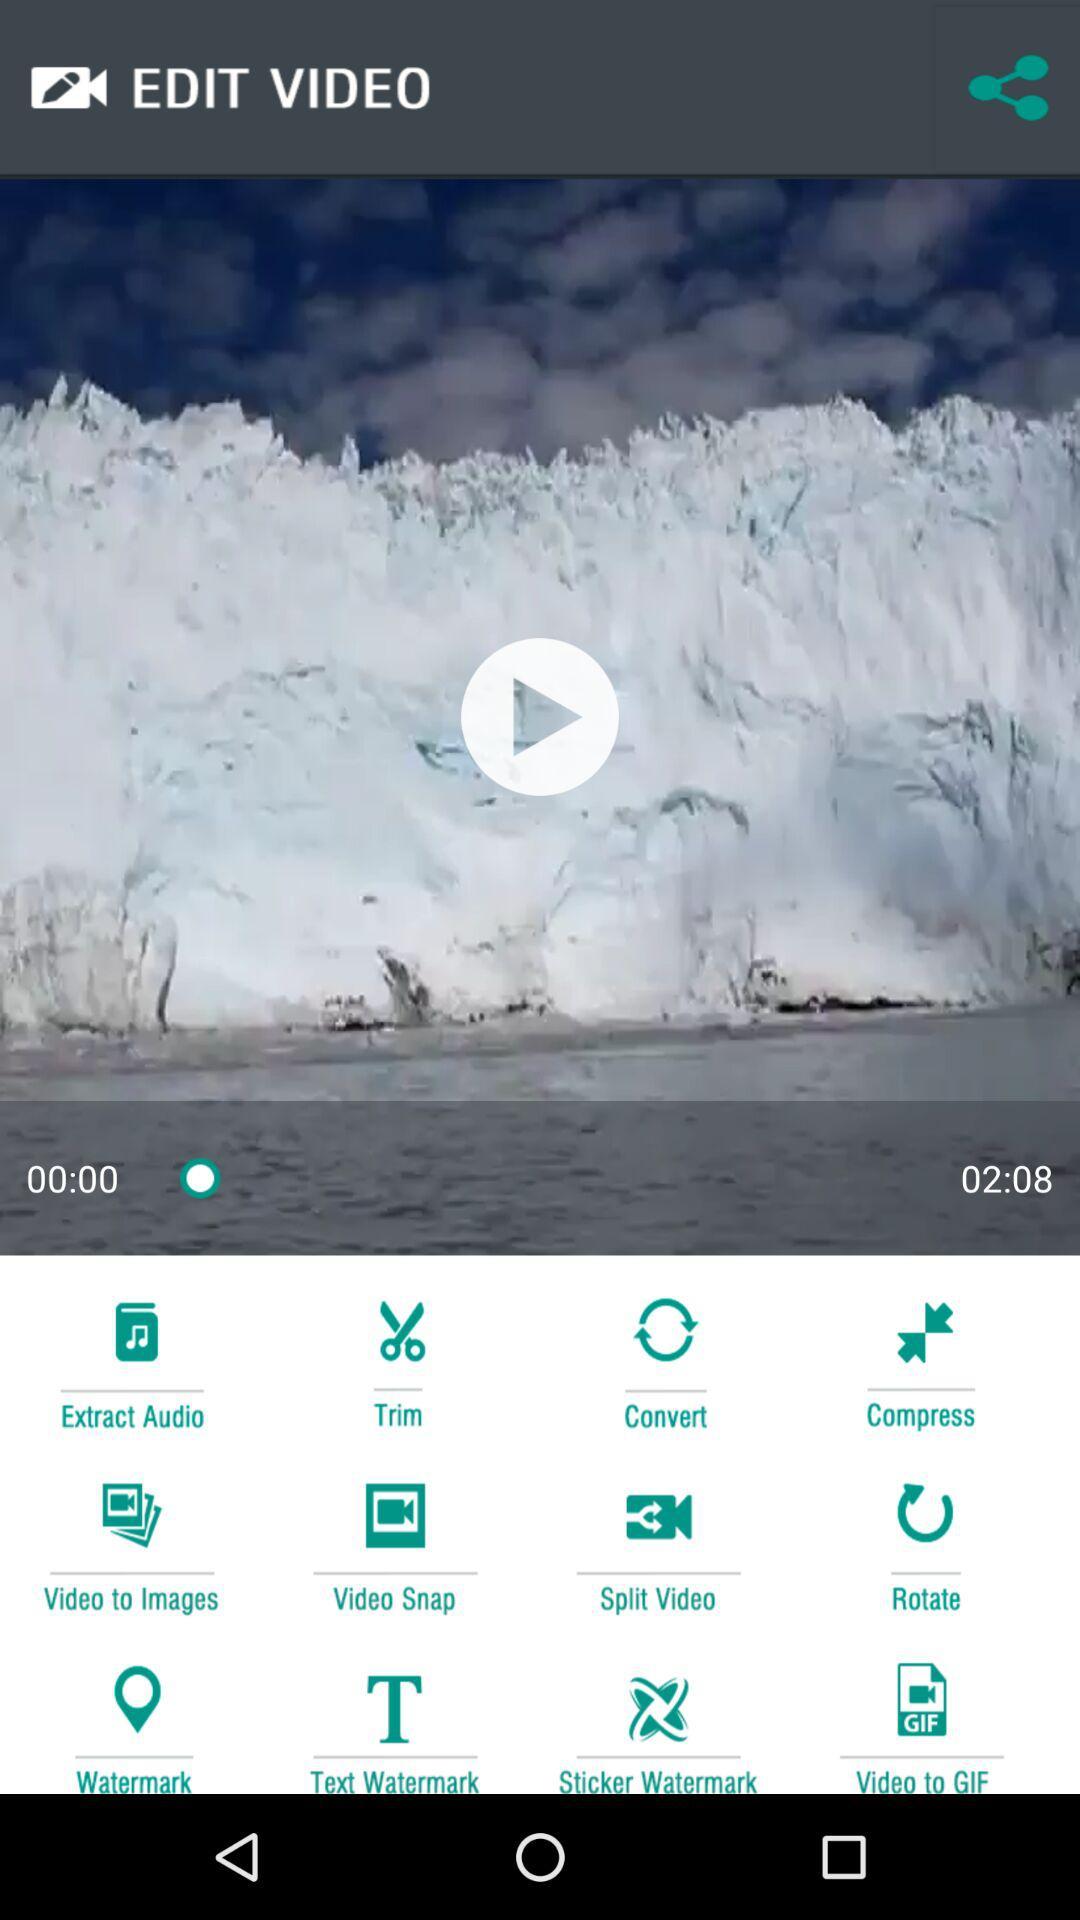 The height and width of the screenshot is (1920, 1080). I want to click on convert this video to a gif, so click(921, 1717).